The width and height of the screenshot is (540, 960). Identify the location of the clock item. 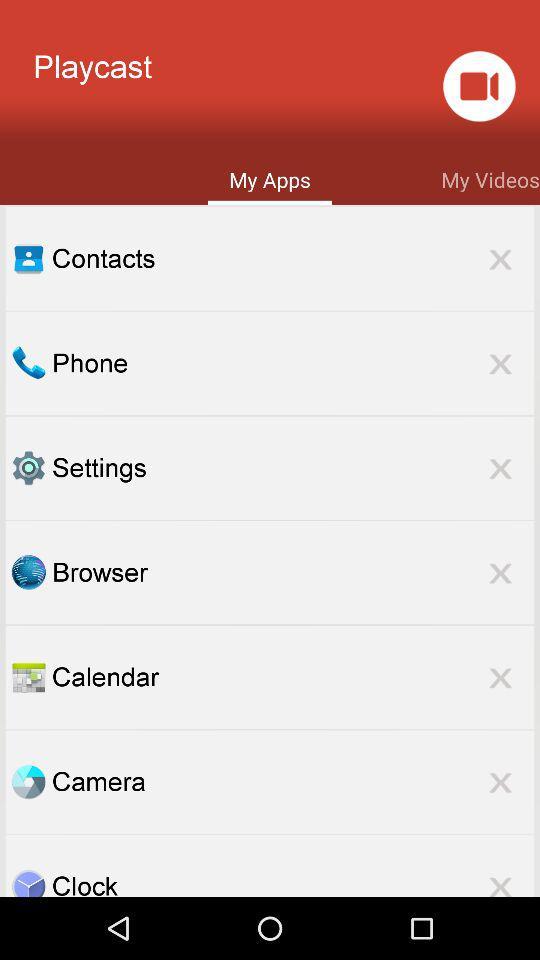
(292, 881).